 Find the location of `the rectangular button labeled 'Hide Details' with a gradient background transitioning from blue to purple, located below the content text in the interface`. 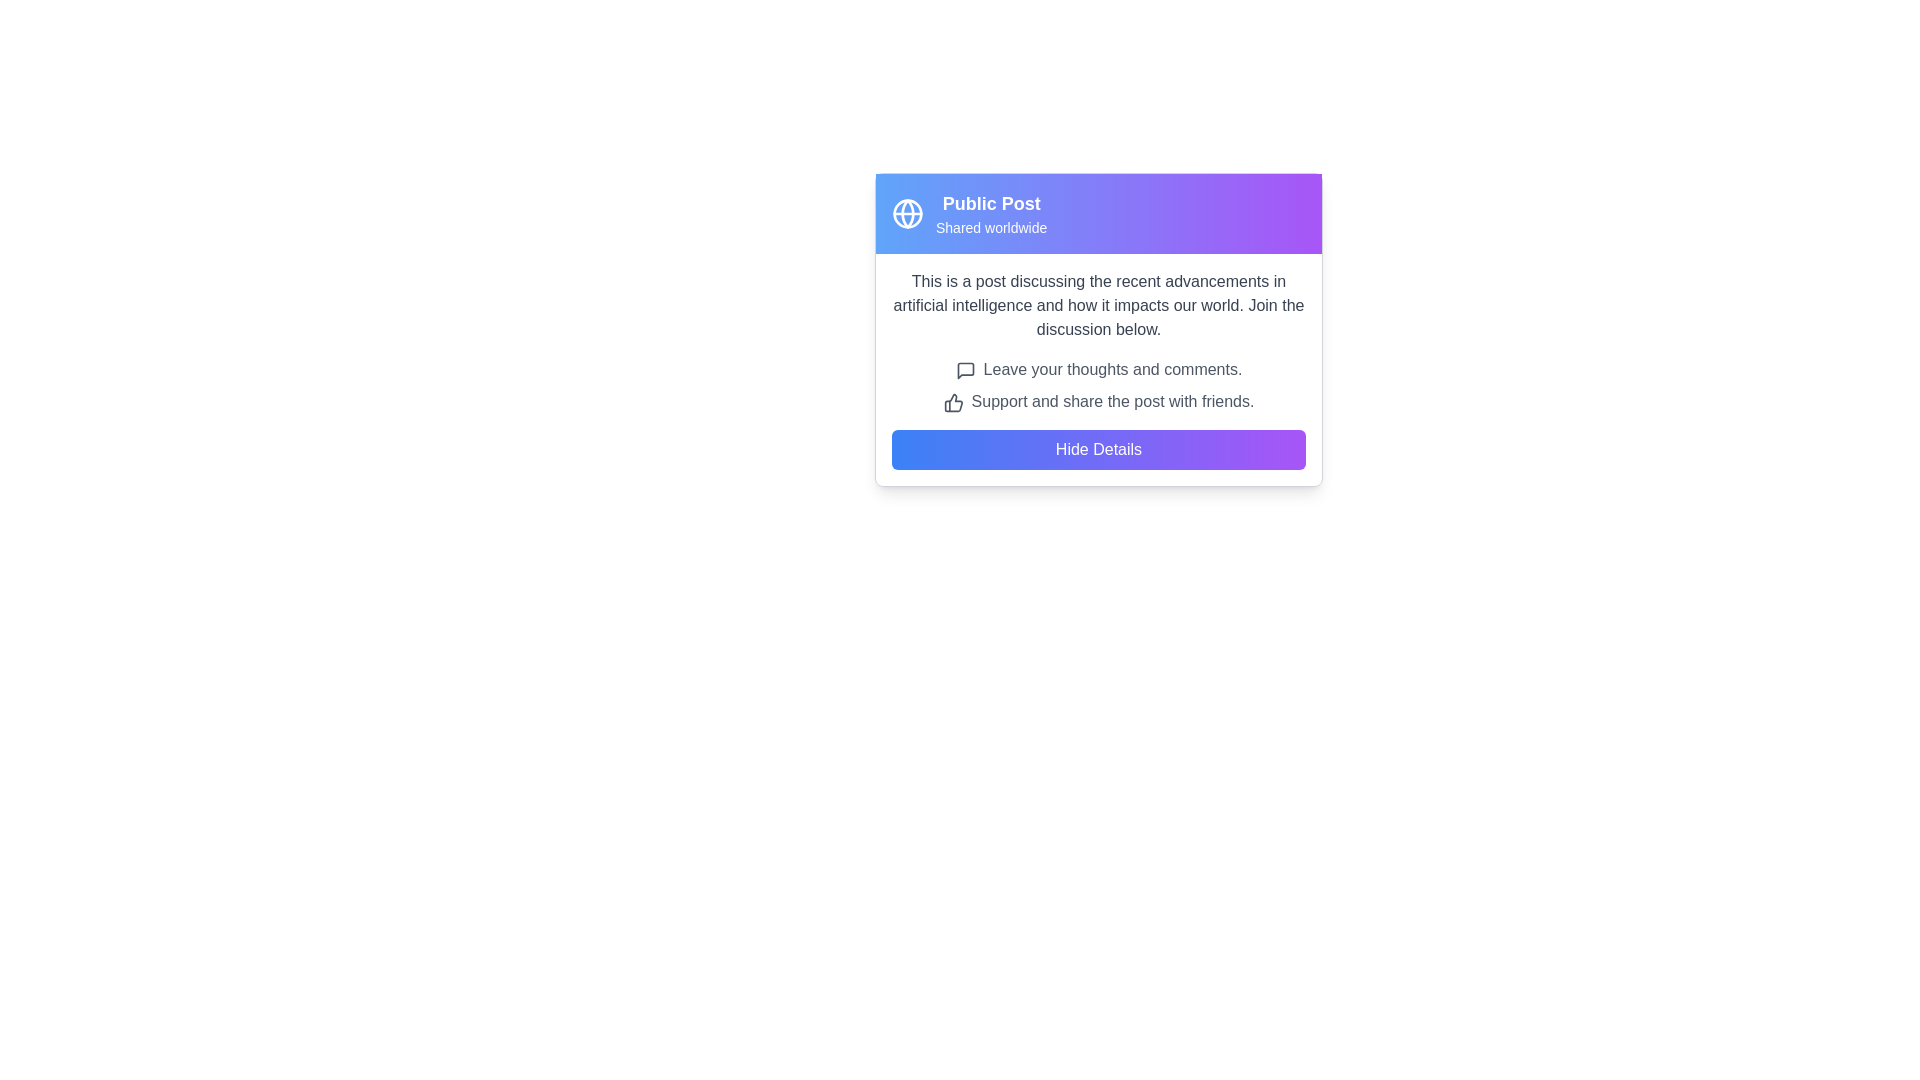

the rectangular button labeled 'Hide Details' with a gradient background transitioning from blue to purple, located below the content text in the interface is located at coordinates (1098, 450).